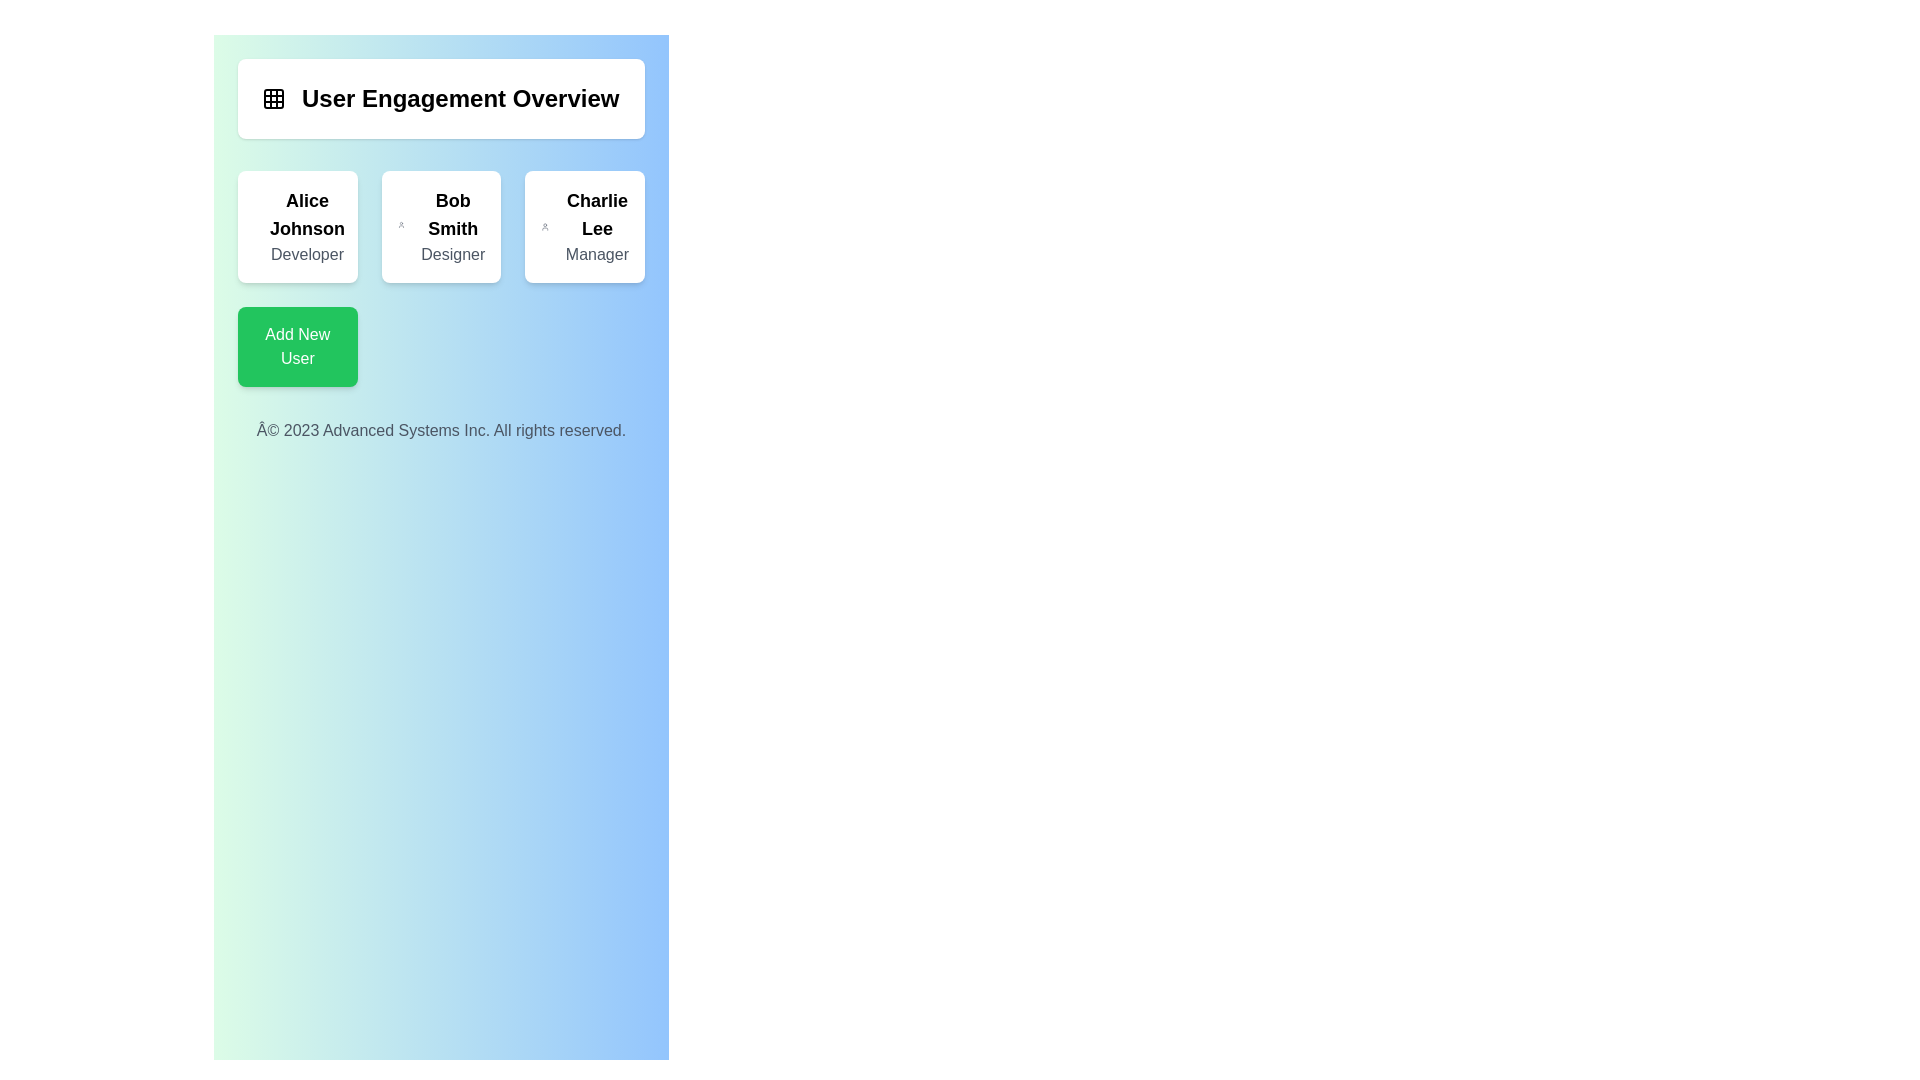 The width and height of the screenshot is (1920, 1080). What do you see at coordinates (272, 99) in the screenshot?
I see `the icon located to the left of the header text 'User Engagement Overview'` at bounding box center [272, 99].